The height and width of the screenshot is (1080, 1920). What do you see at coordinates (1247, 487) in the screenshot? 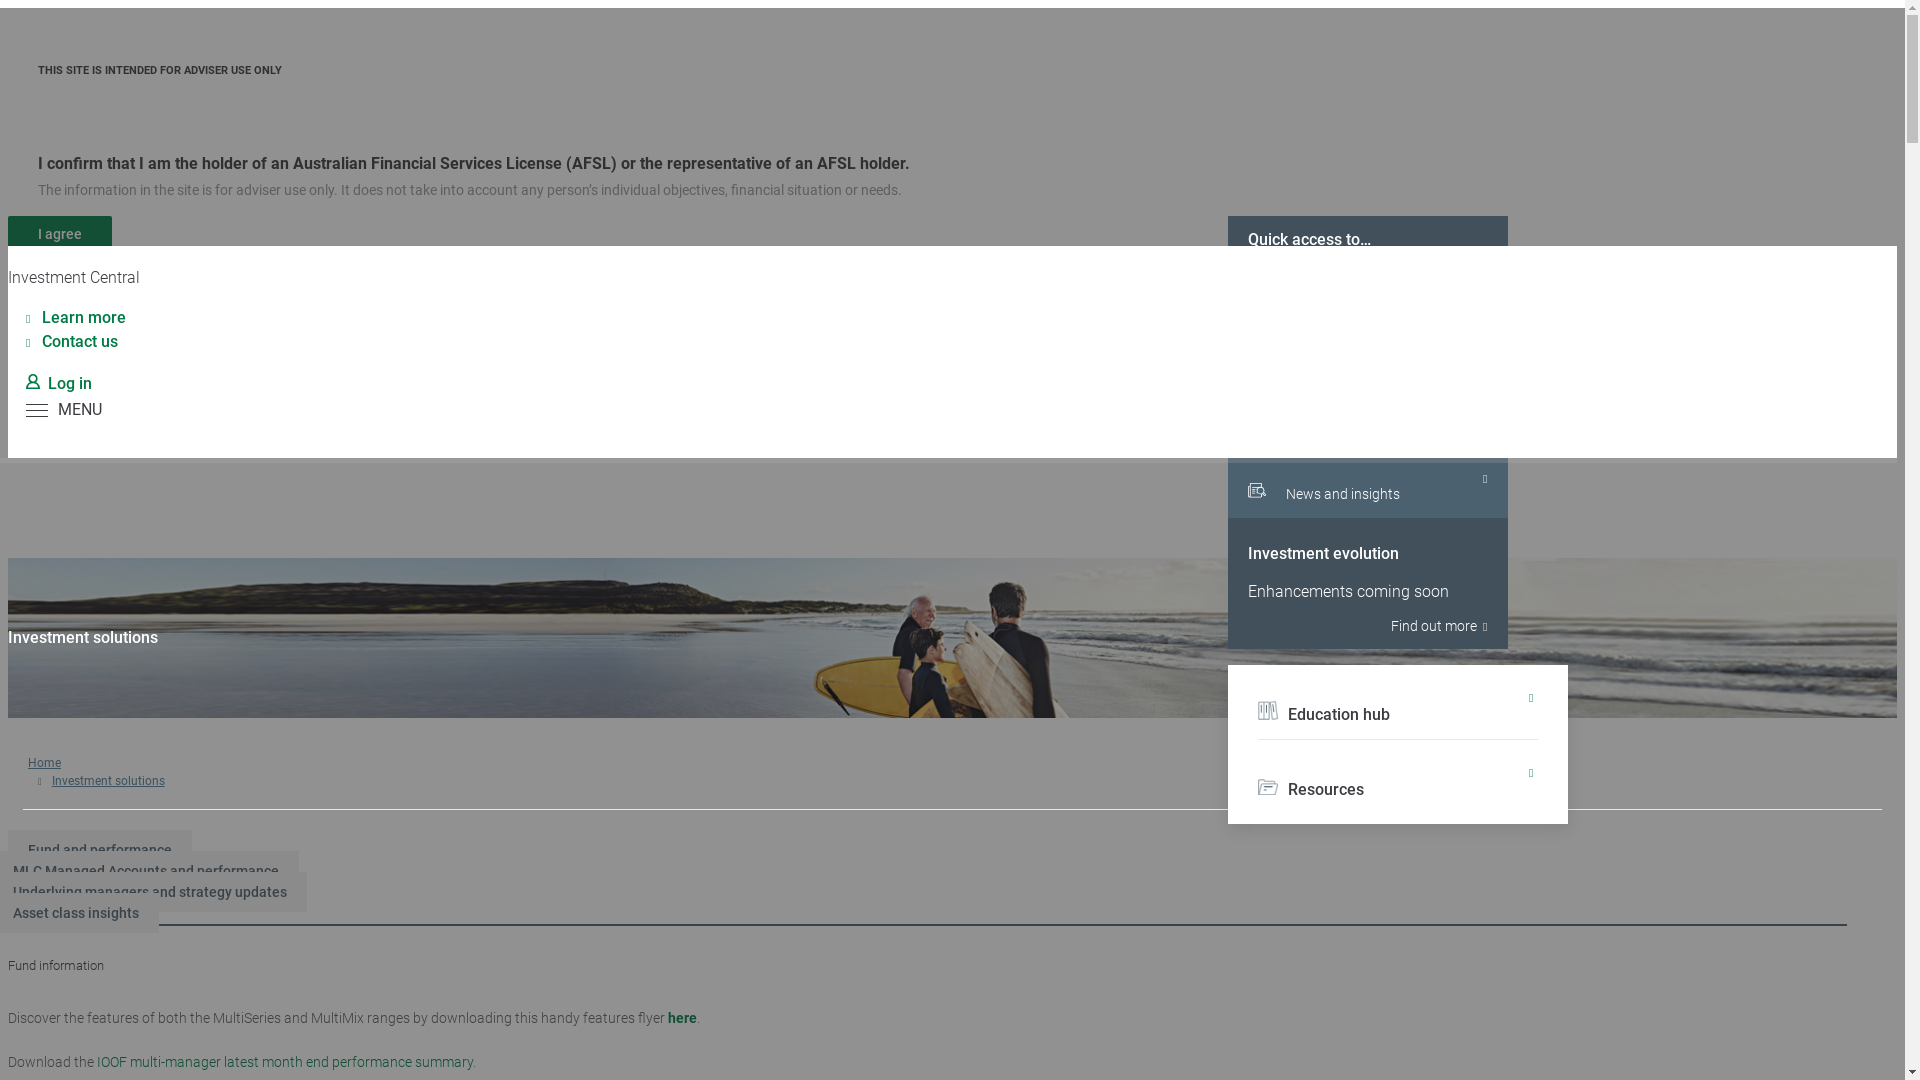
I see `'News and insights'` at bounding box center [1247, 487].